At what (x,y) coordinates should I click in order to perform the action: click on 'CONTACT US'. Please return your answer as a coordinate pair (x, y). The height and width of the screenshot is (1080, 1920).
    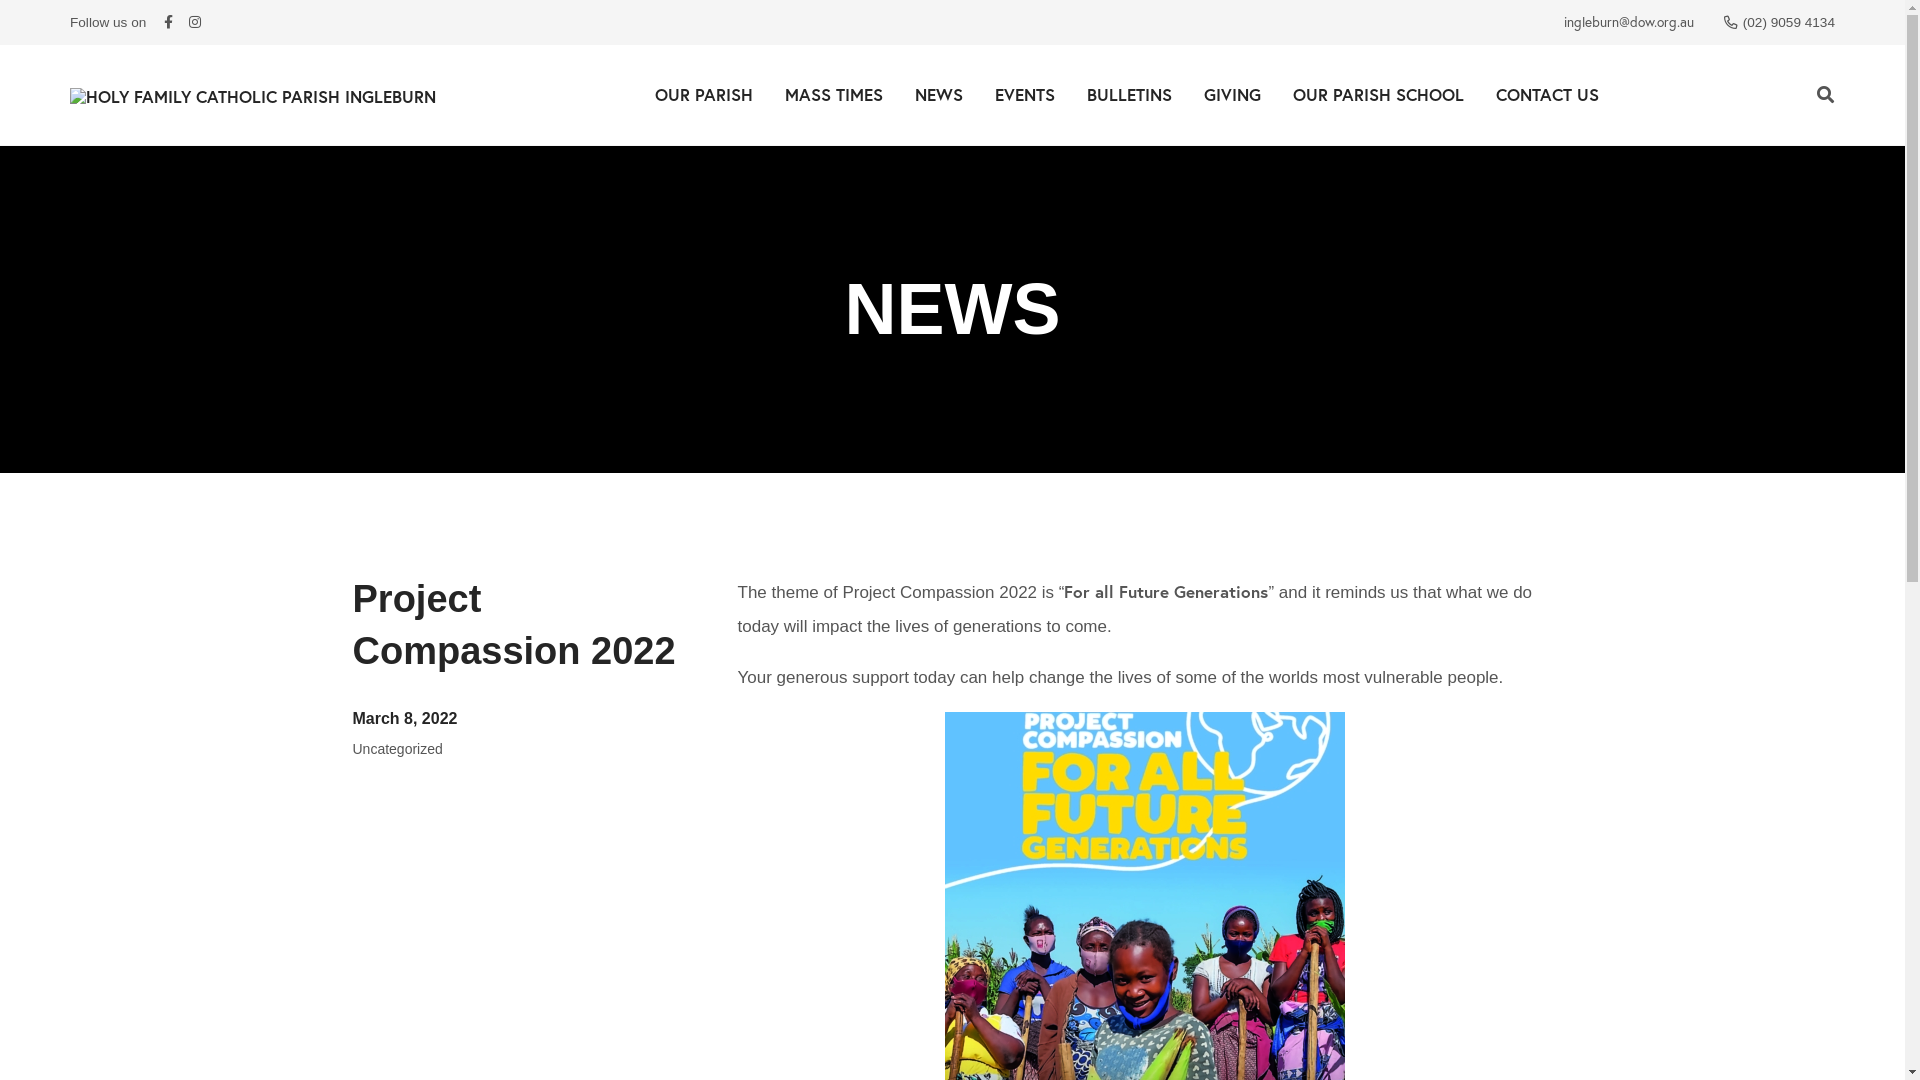
    Looking at the image, I should click on (1546, 94).